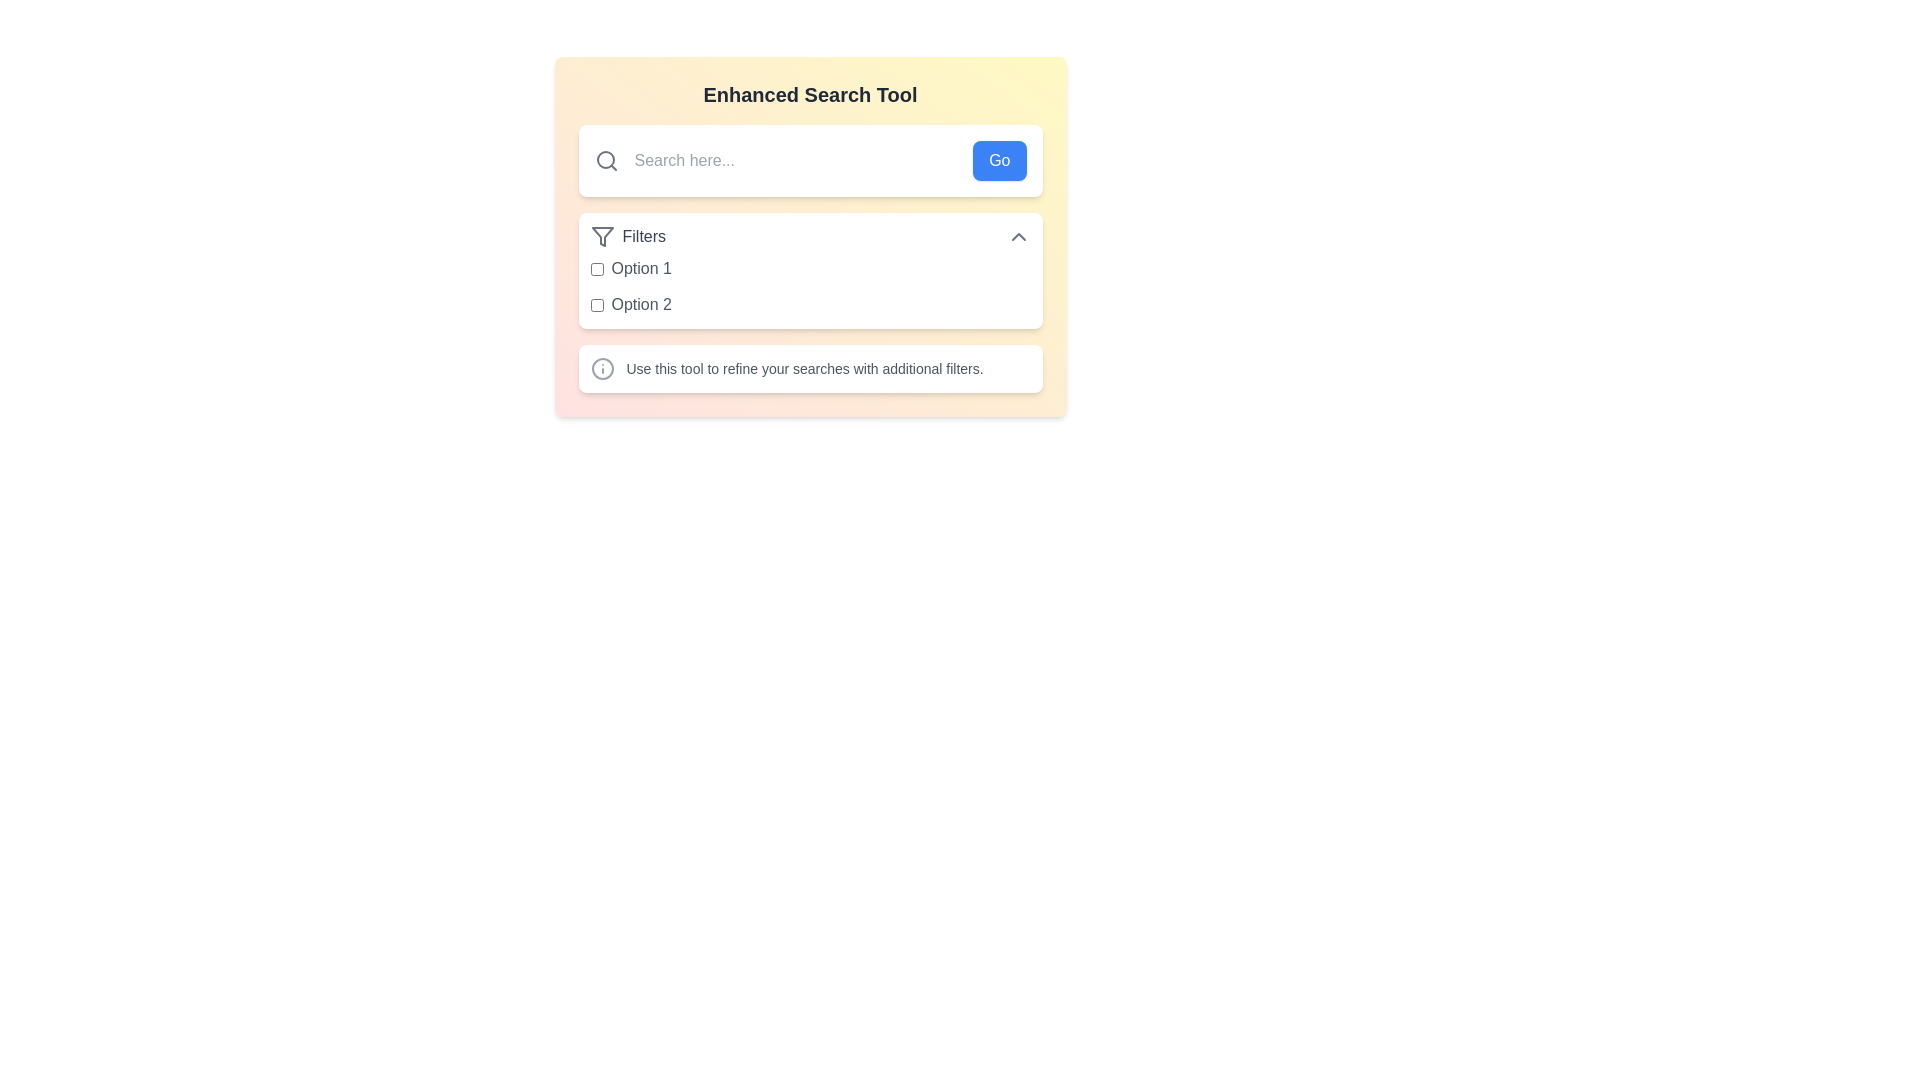 The height and width of the screenshot is (1080, 1920). Describe the element at coordinates (810, 286) in the screenshot. I see `the checkbox group labeled 'Option 1' and 'Option 2' for keyboard interaction` at that location.